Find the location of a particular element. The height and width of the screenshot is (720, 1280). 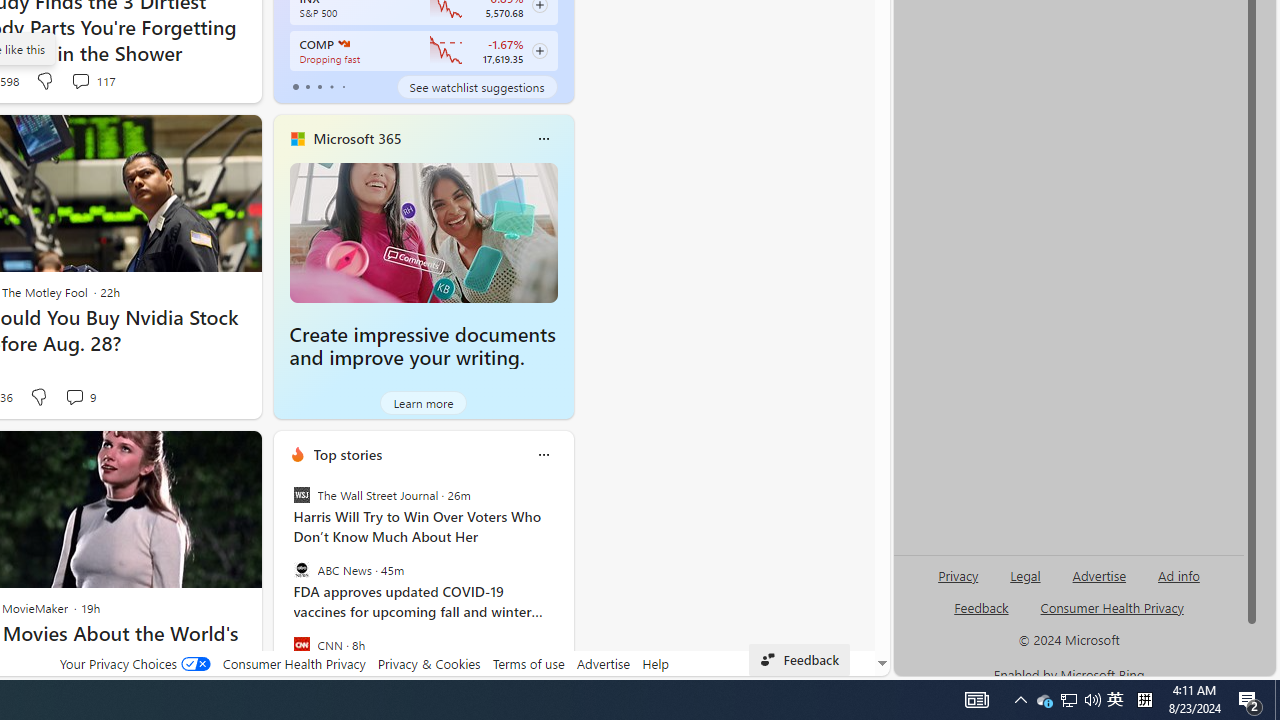

'View comments 117 Comment' is located at coordinates (91, 80).